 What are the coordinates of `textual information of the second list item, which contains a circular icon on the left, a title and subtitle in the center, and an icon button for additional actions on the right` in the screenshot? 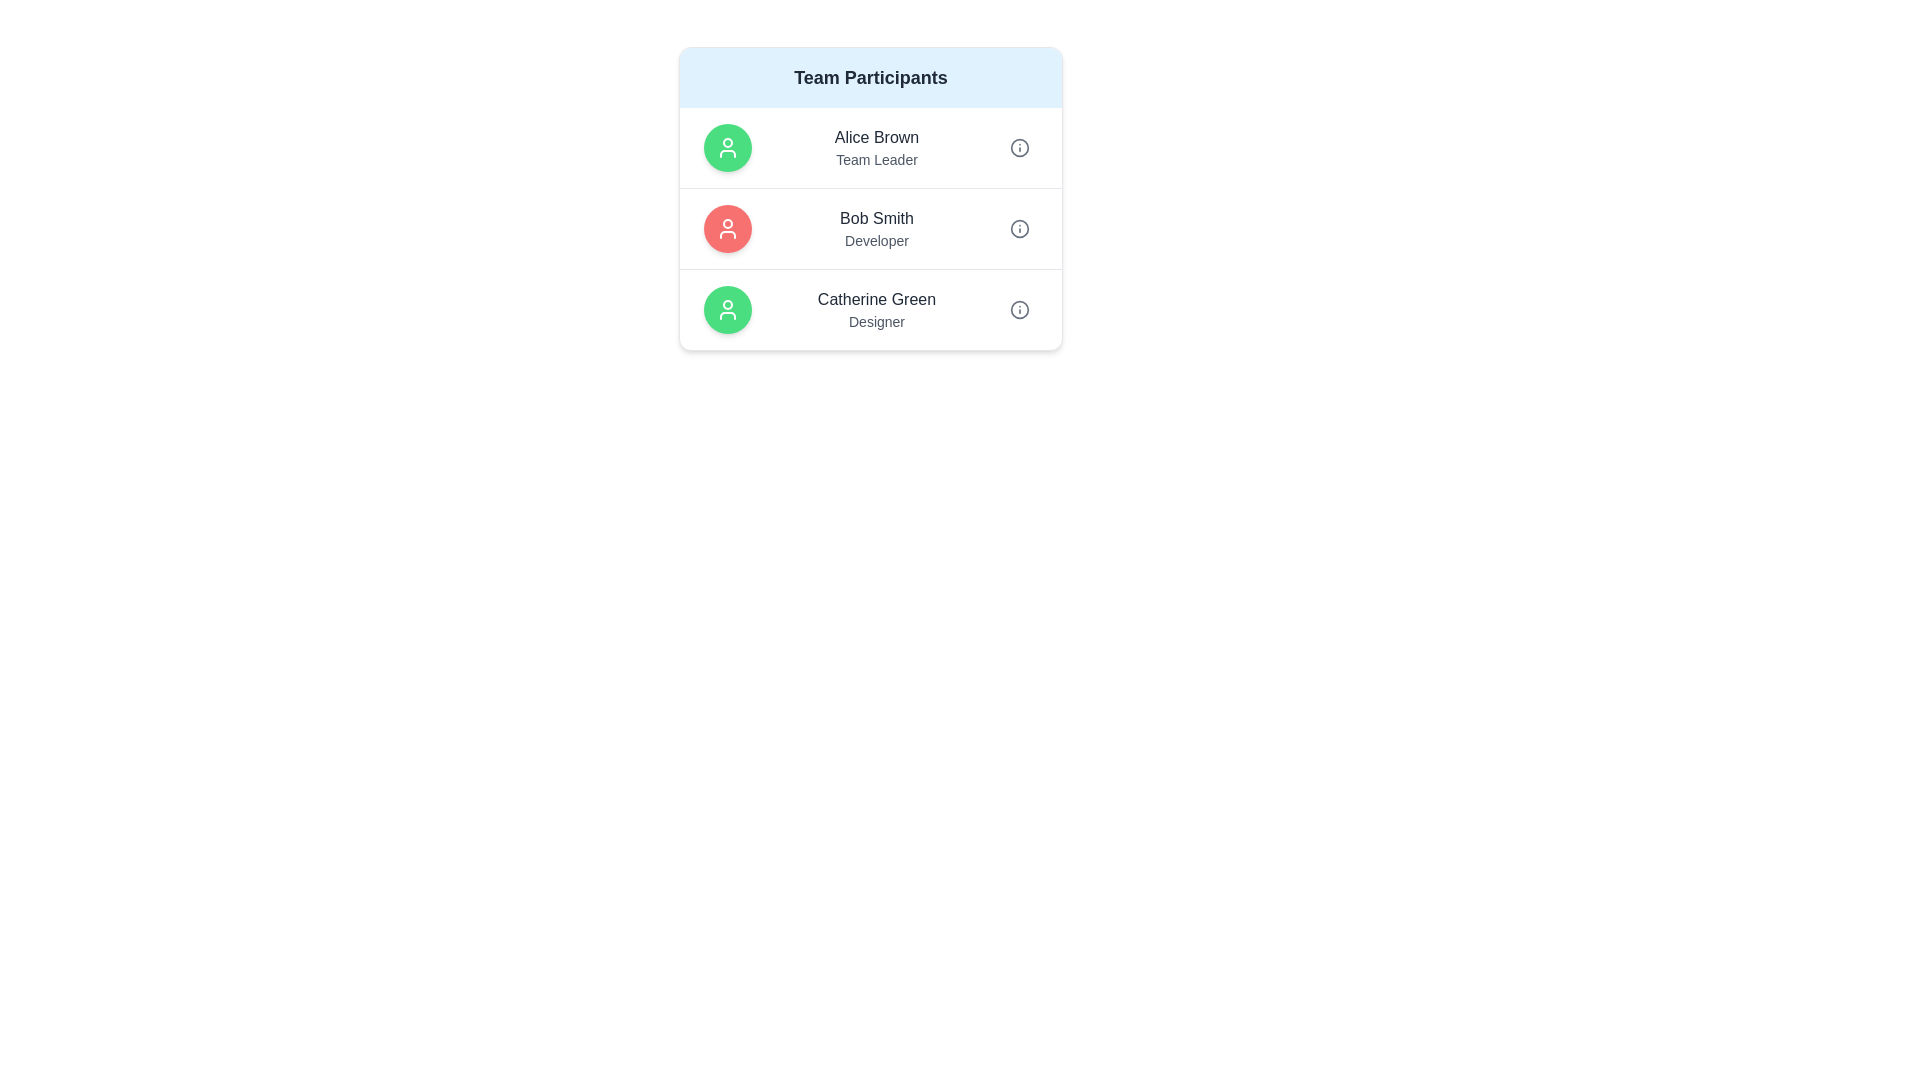 It's located at (870, 227).